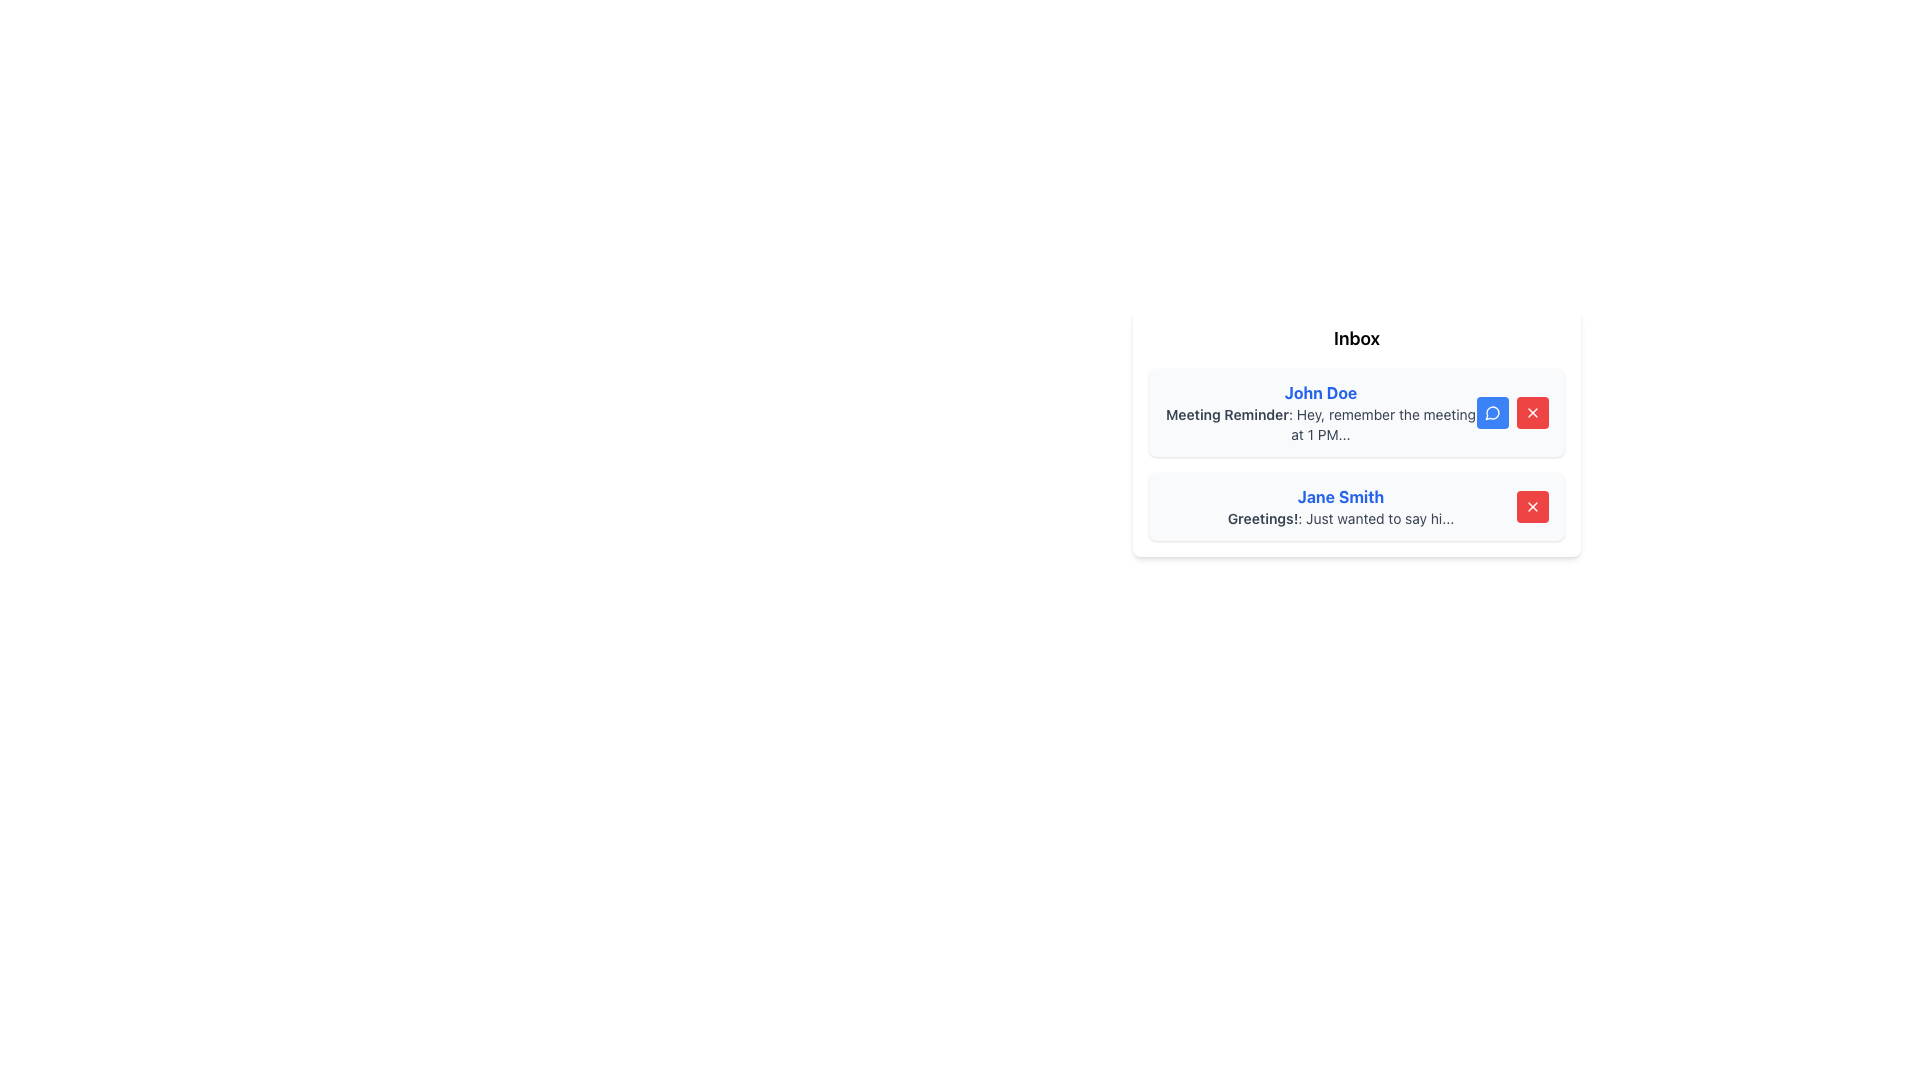 Image resolution: width=1920 pixels, height=1080 pixels. I want to click on the 'Inbox' message list element, so click(1357, 431).